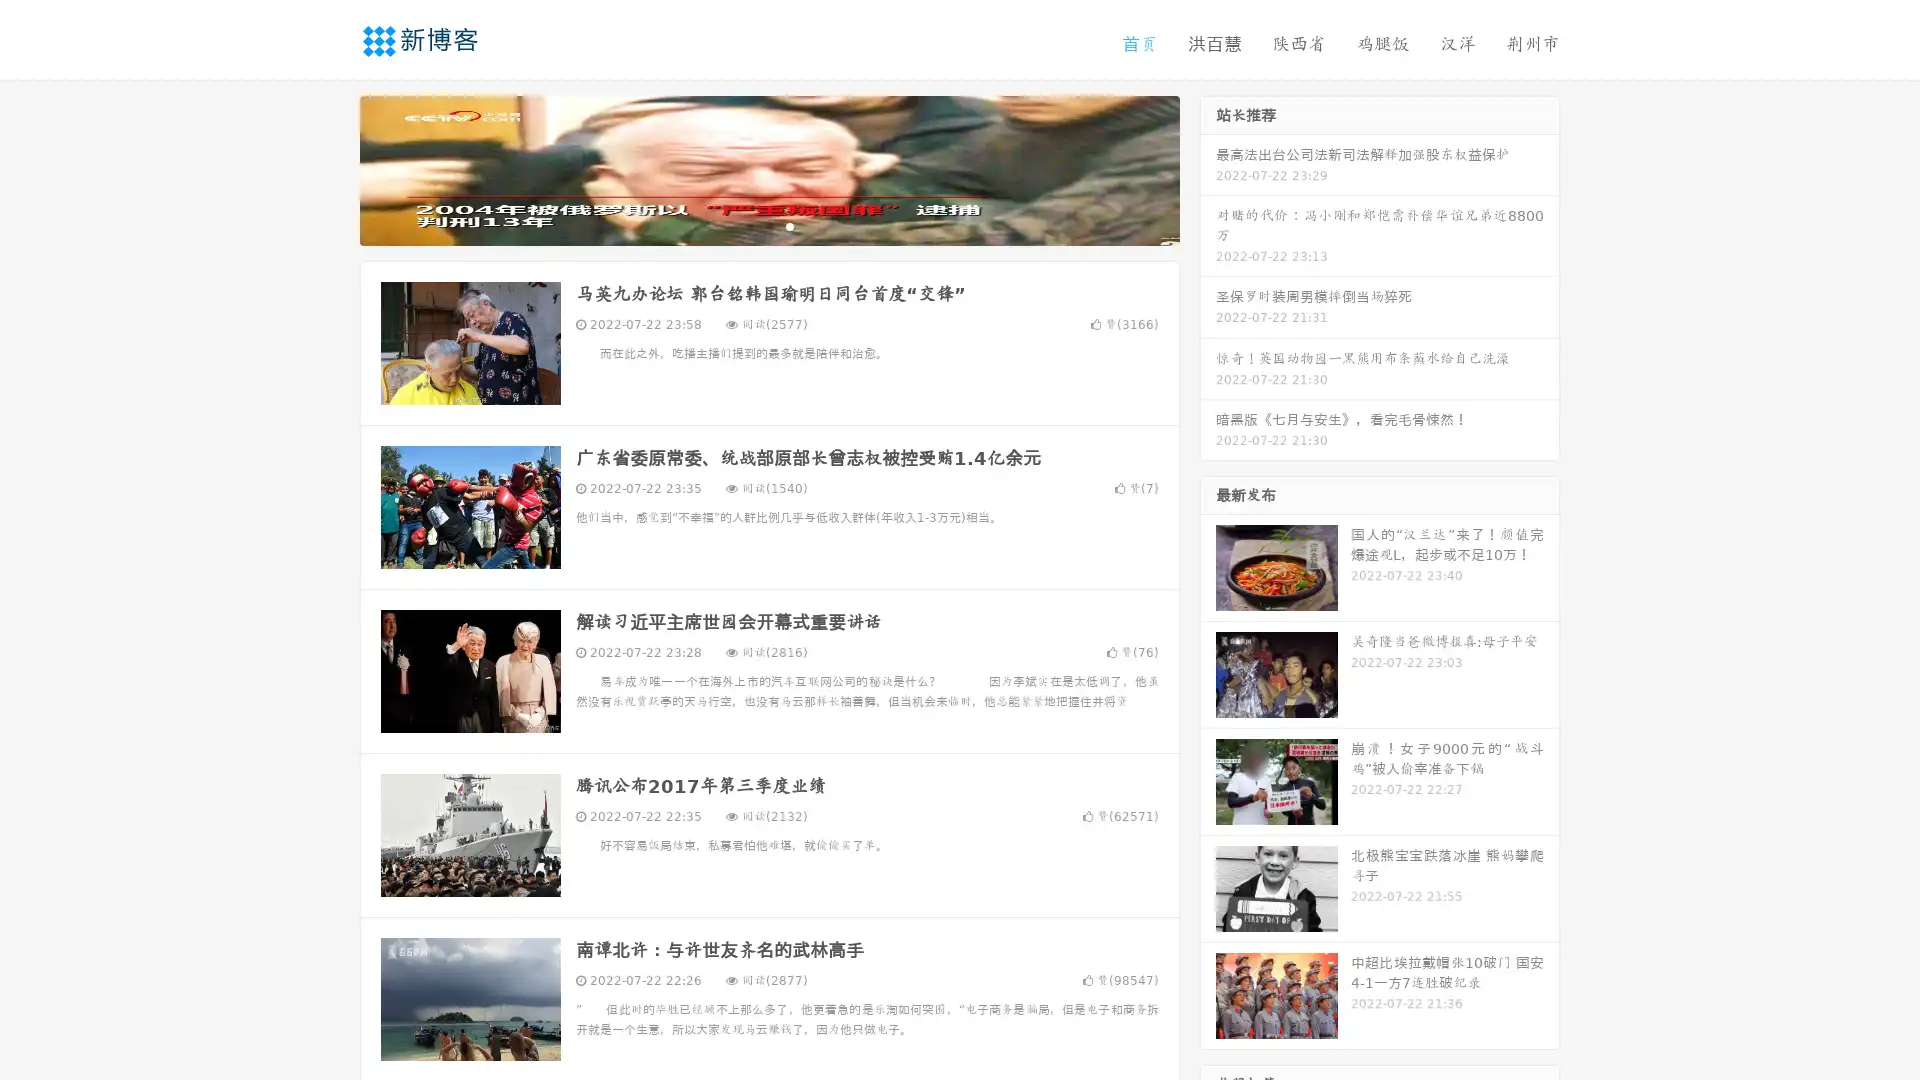 The height and width of the screenshot is (1080, 1920). Describe the element at coordinates (748, 225) in the screenshot. I see `Go to slide 1` at that location.